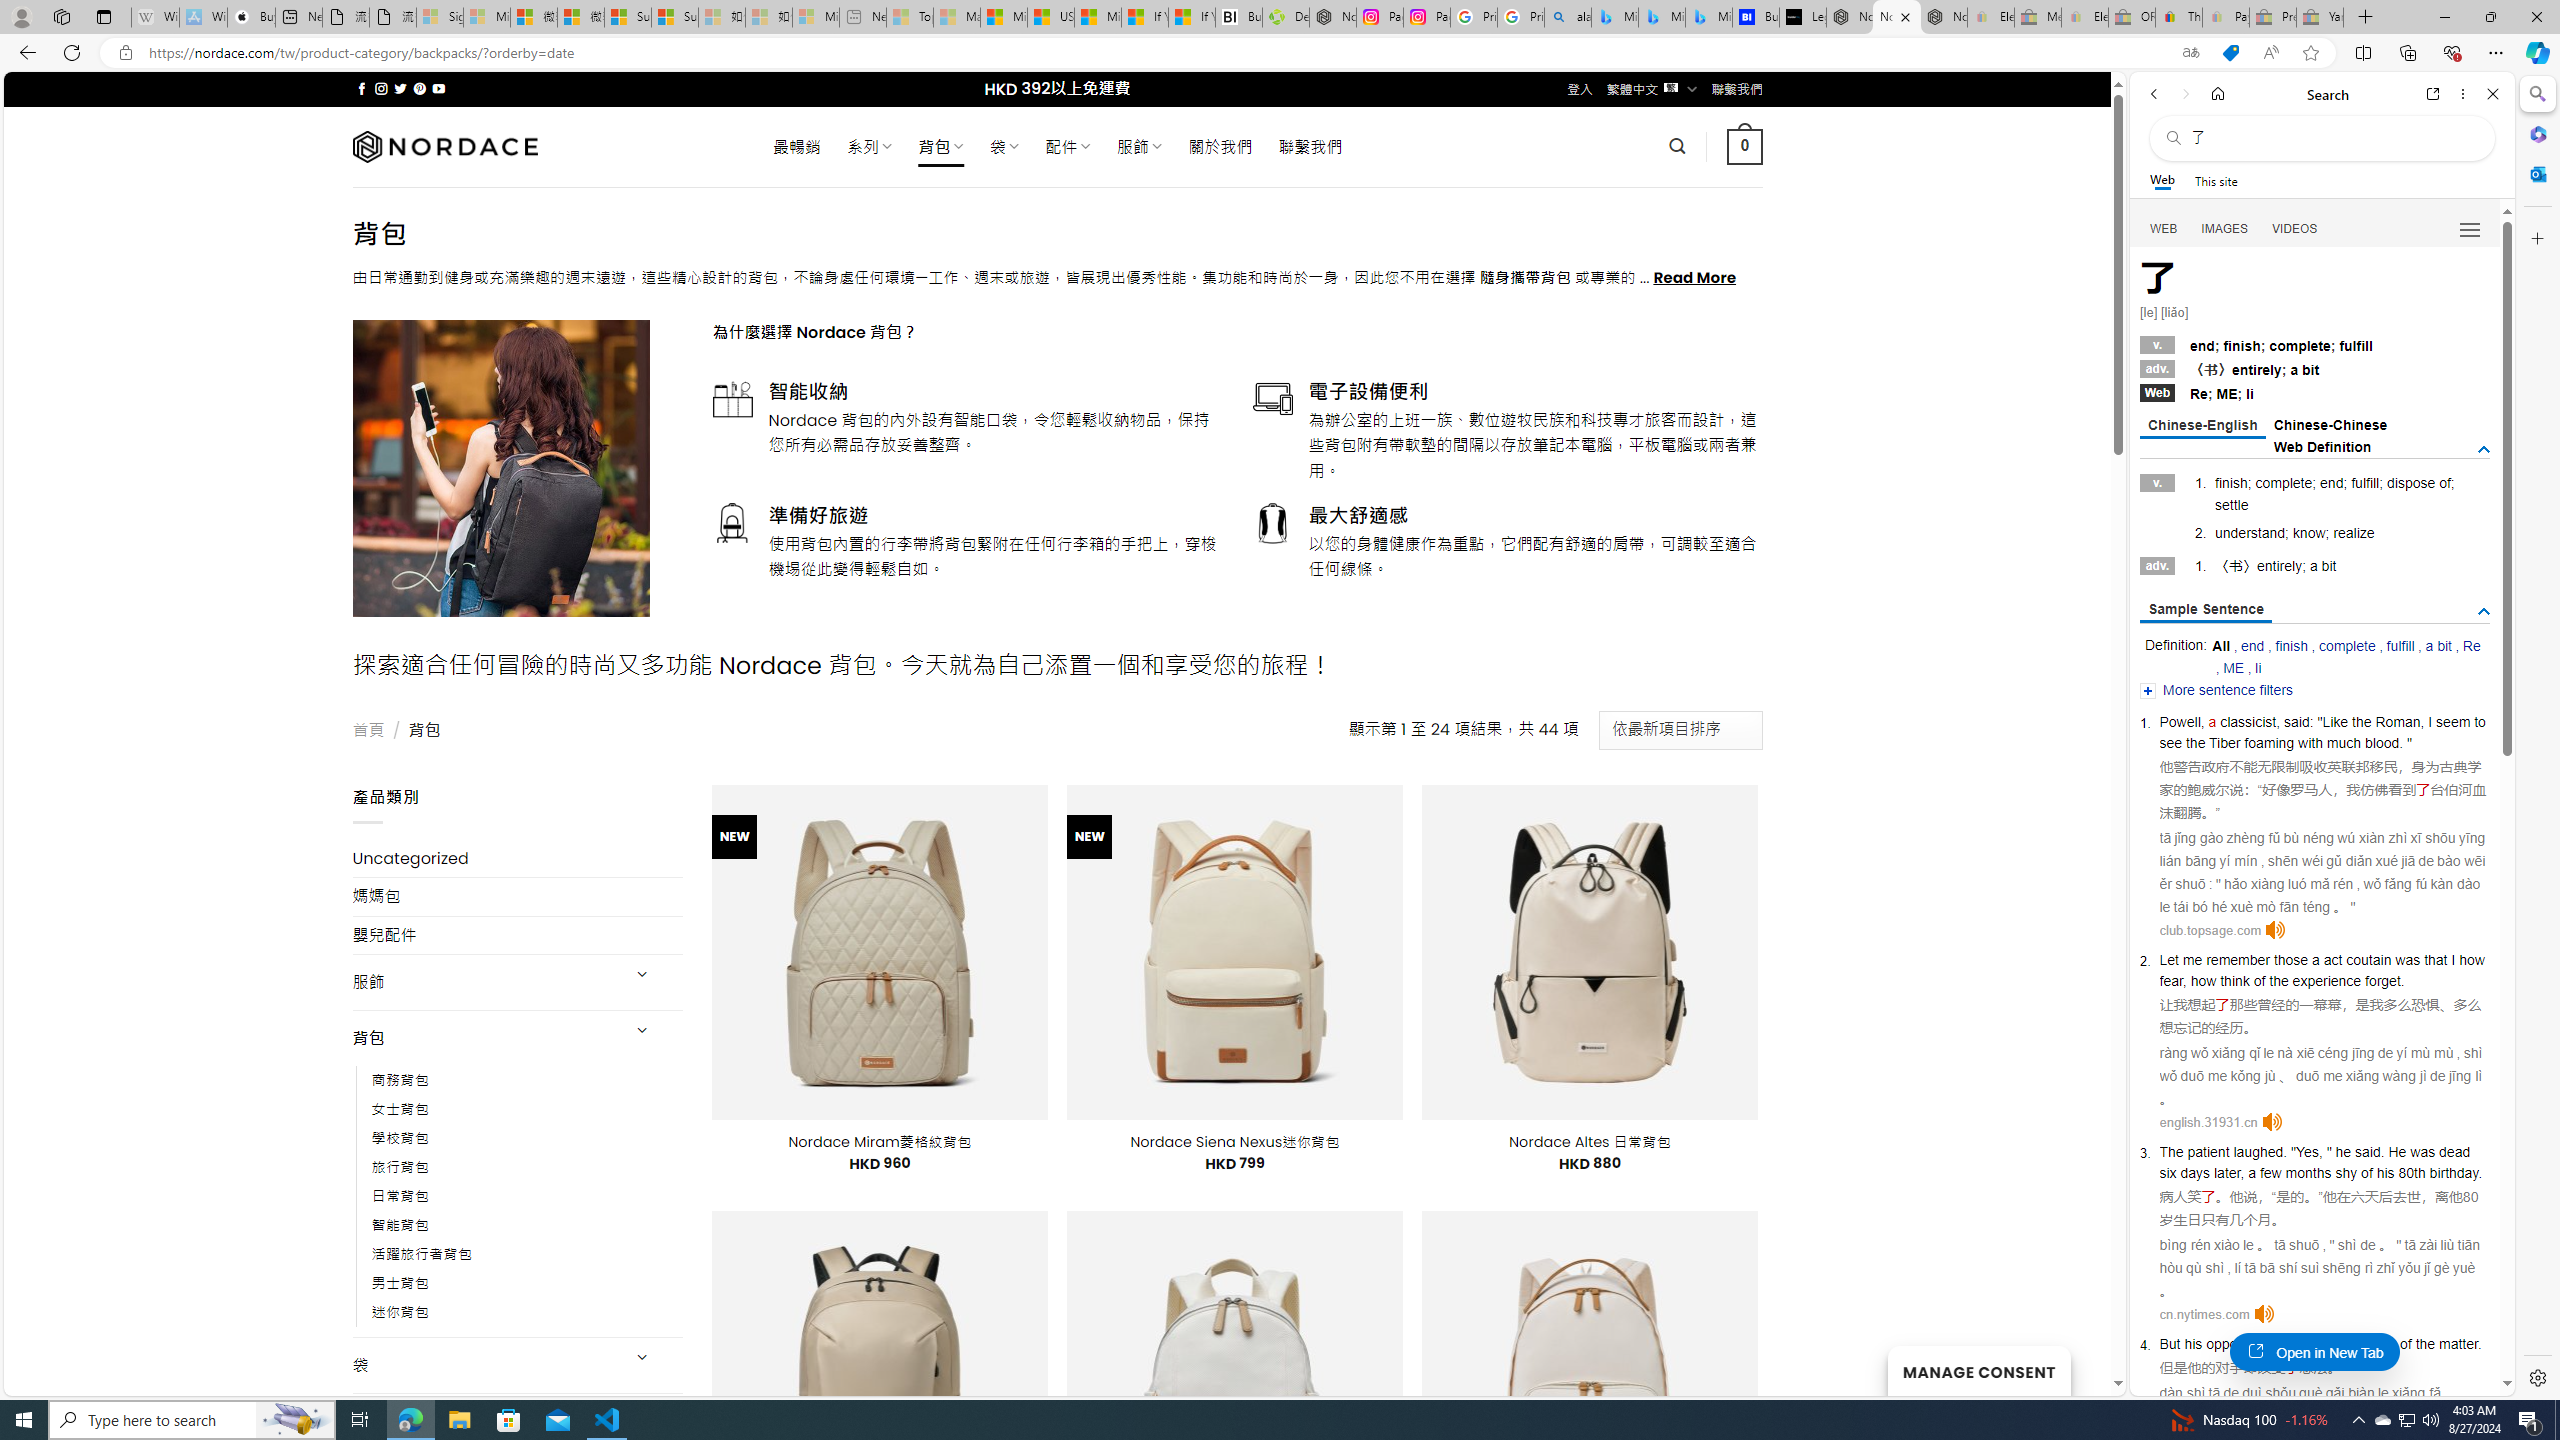  Describe the element at coordinates (2164, 229) in the screenshot. I see `'WEB'` at that location.